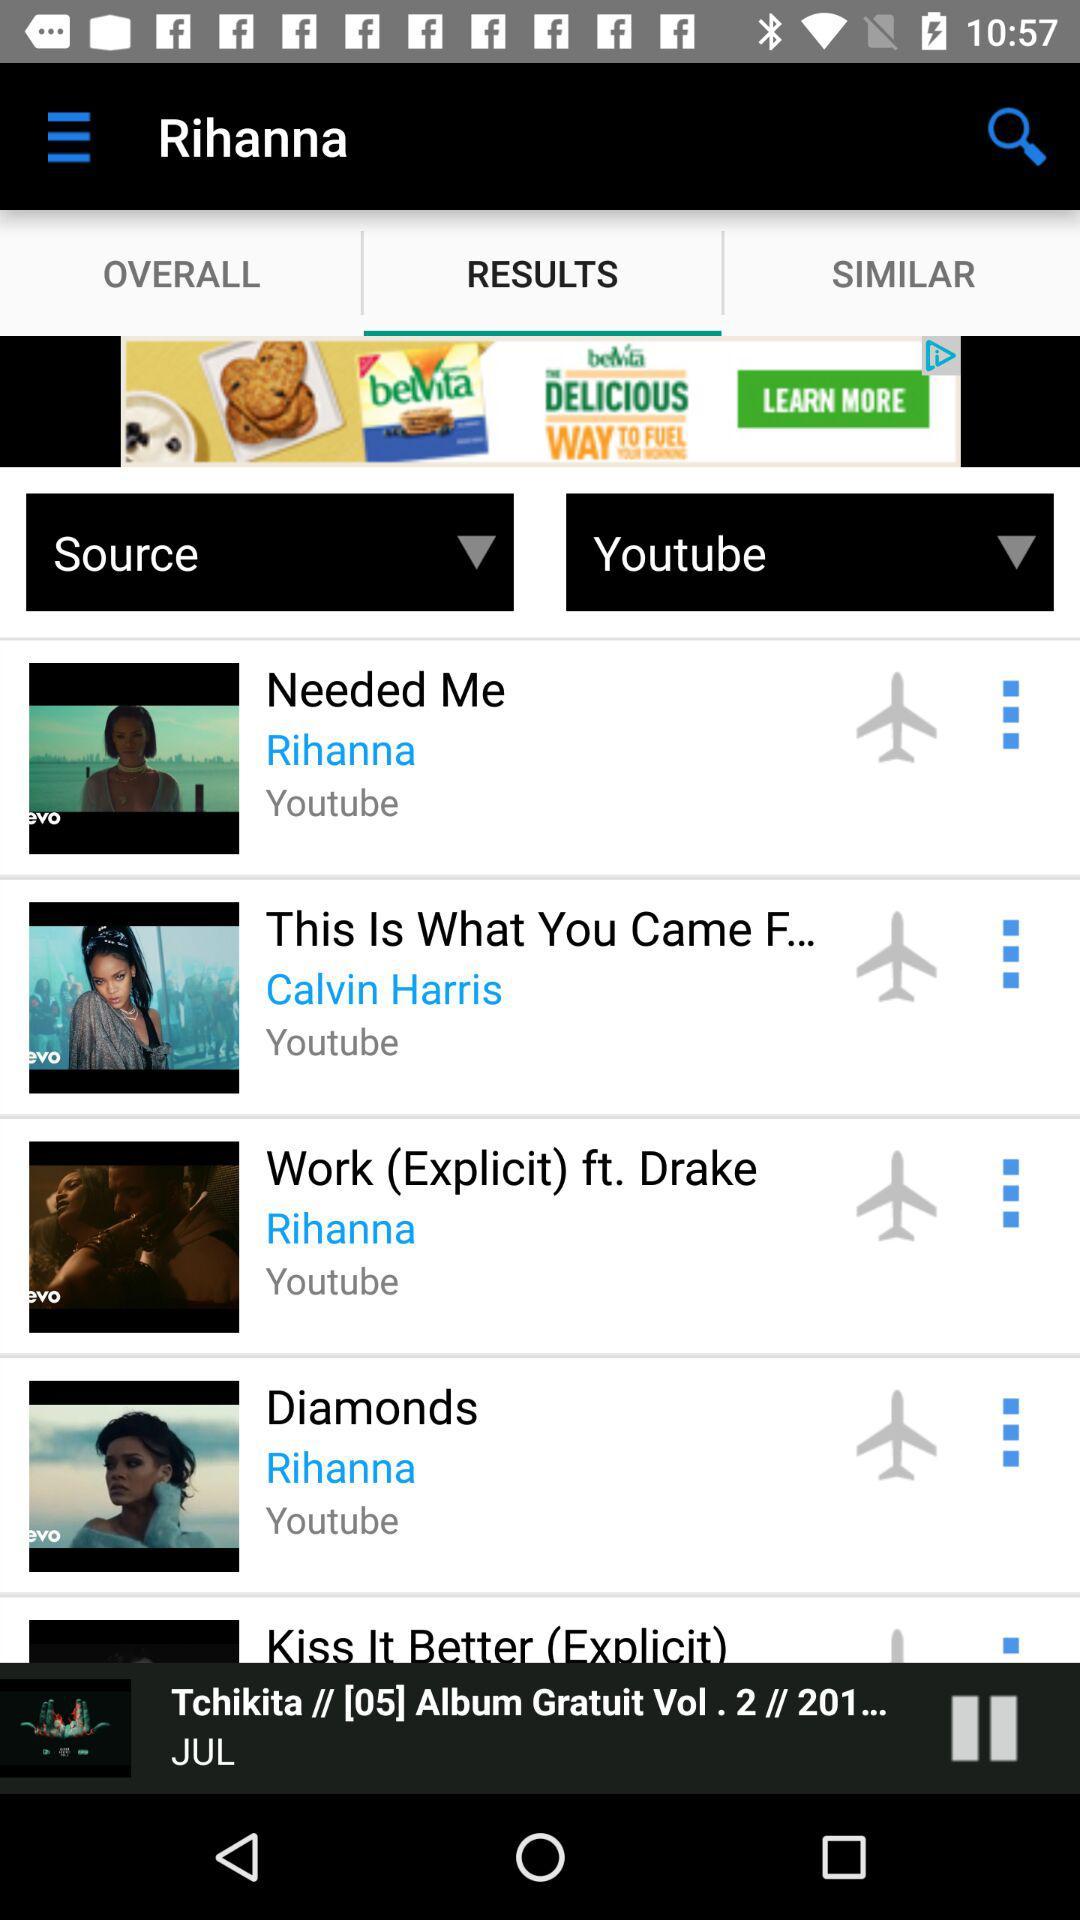  What do you see at coordinates (778, 552) in the screenshot?
I see `youtube` at bounding box center [778, 552].